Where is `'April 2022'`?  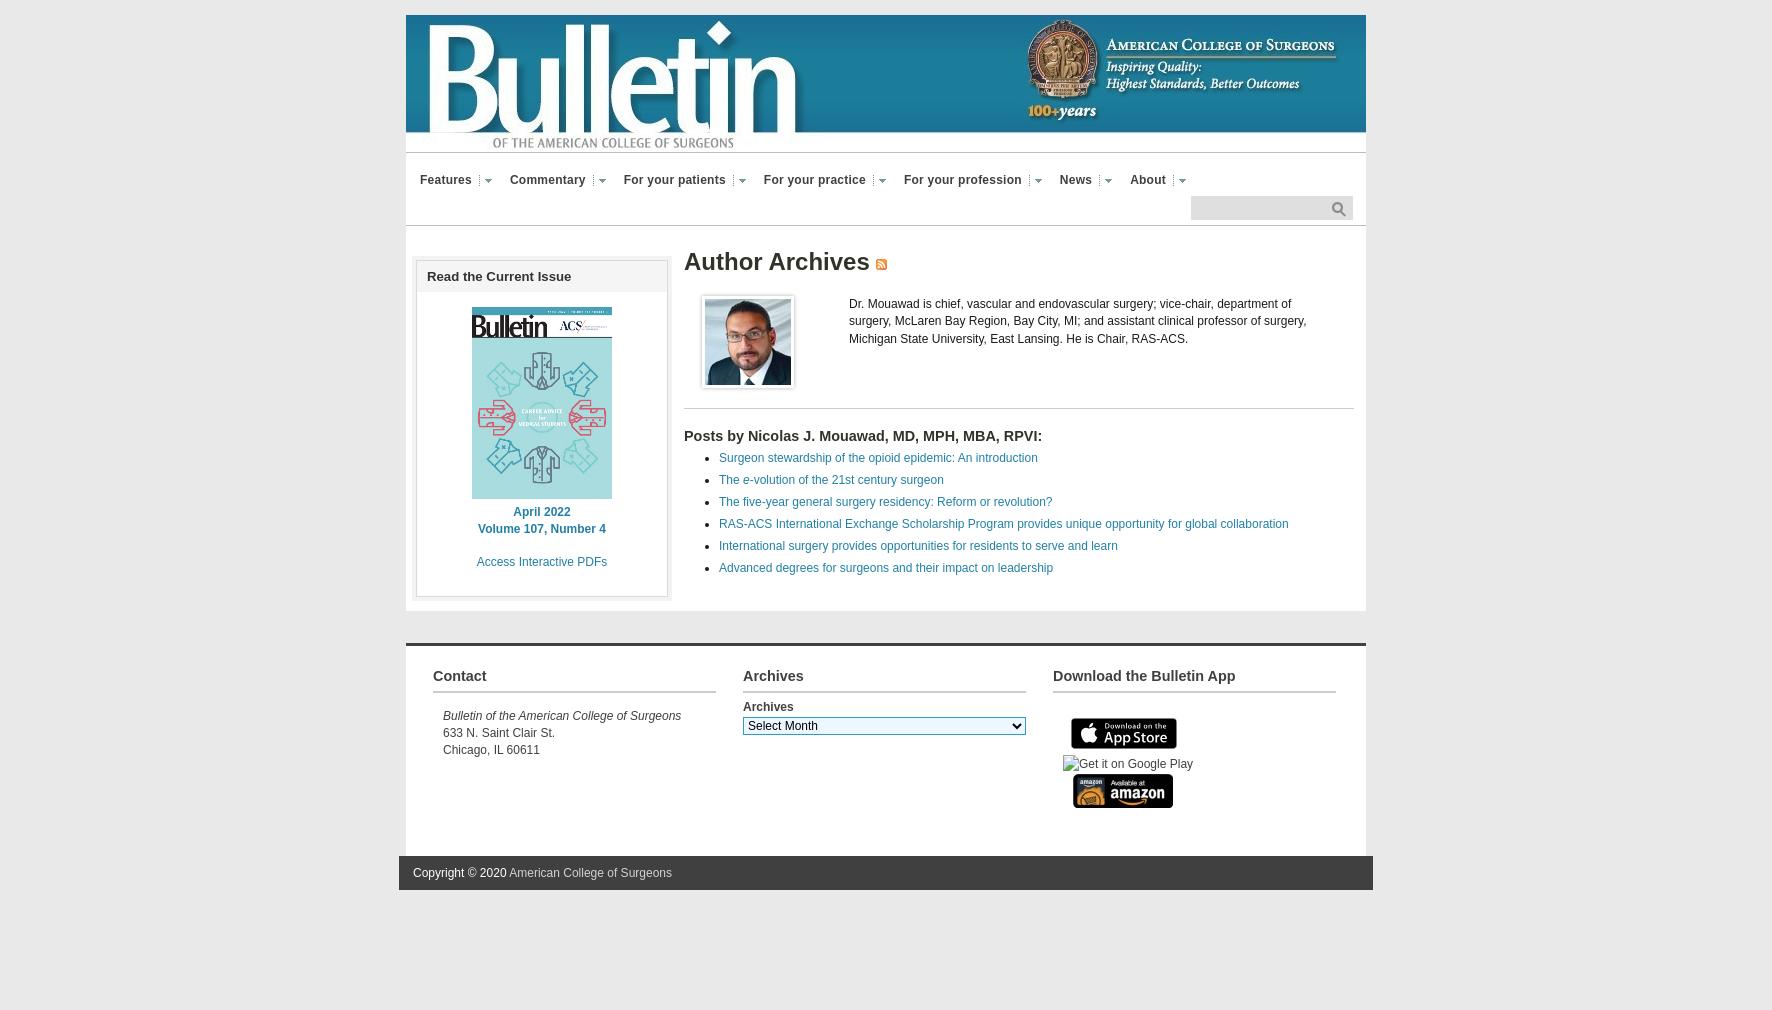 'April 2022' is located at coordinates (540, 509).